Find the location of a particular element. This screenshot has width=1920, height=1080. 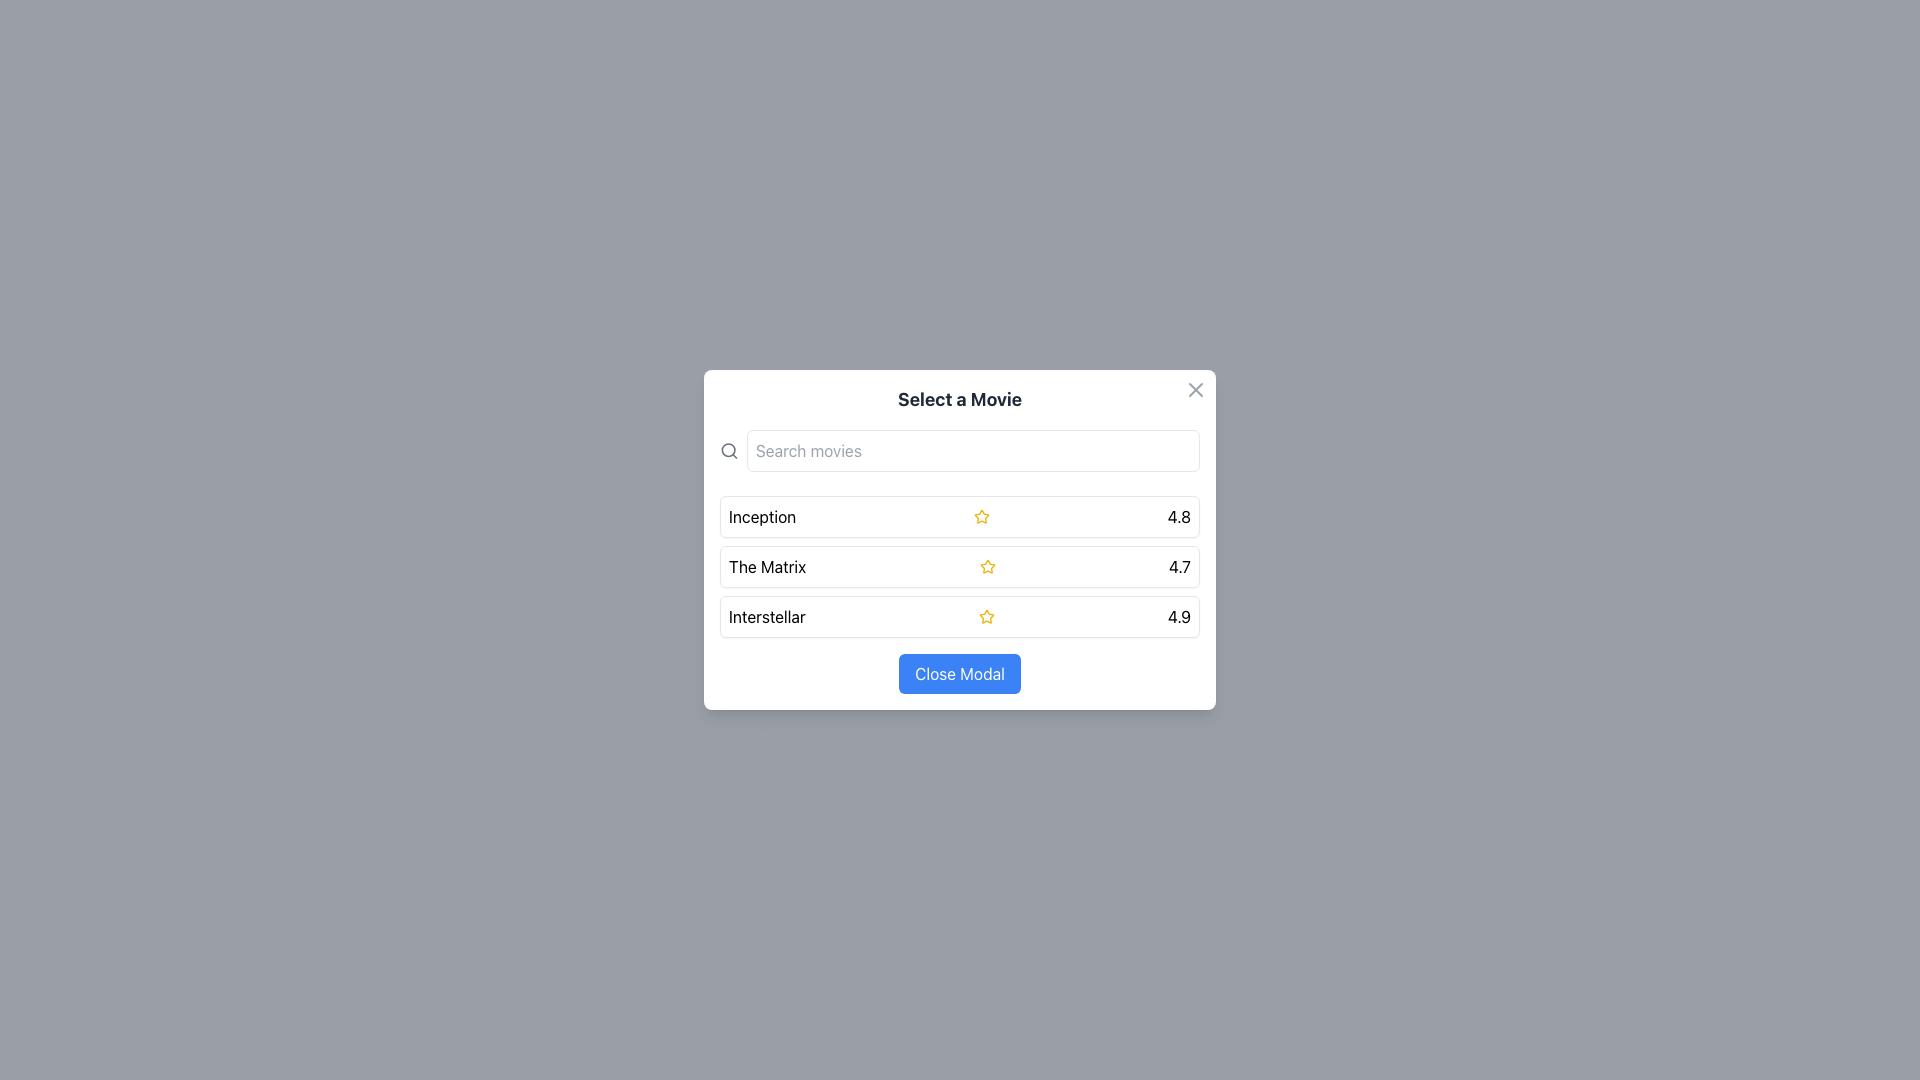

the first List item for the movie 'Inception', which displays its name and rating is located at coordinates (960, 515).